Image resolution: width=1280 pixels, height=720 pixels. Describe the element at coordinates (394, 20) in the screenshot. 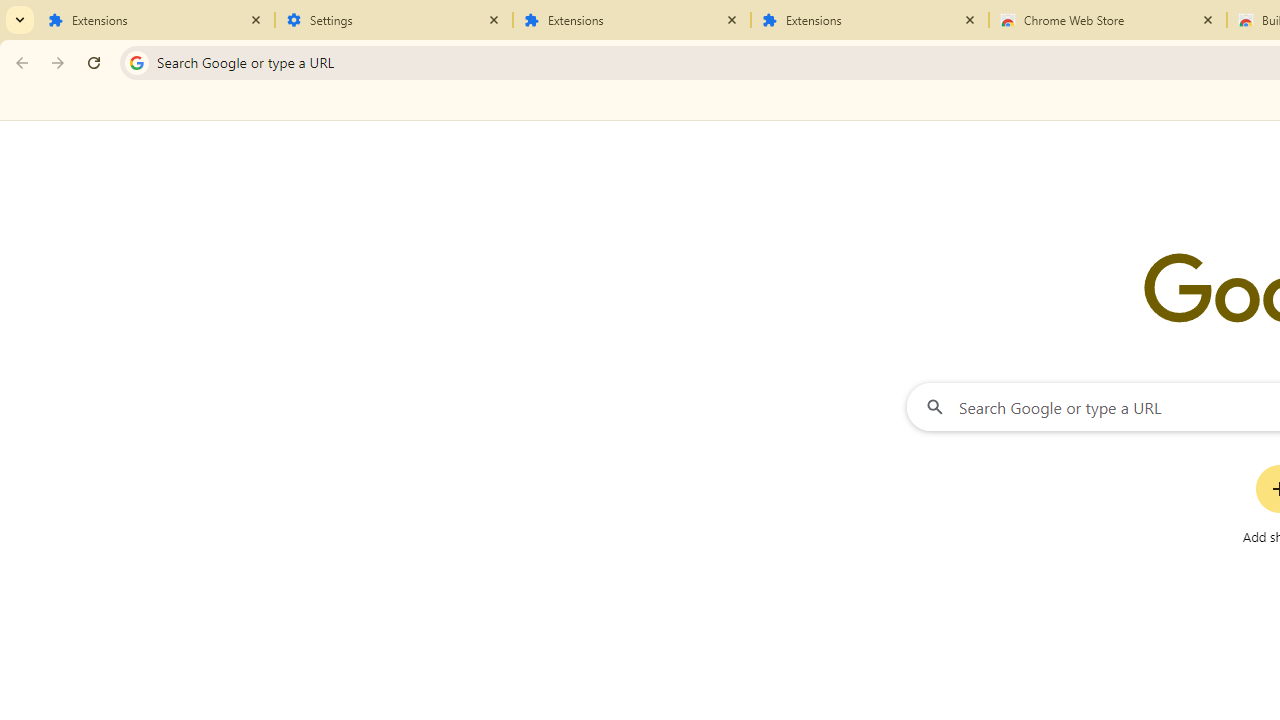

I see `'Settings'` at that location.